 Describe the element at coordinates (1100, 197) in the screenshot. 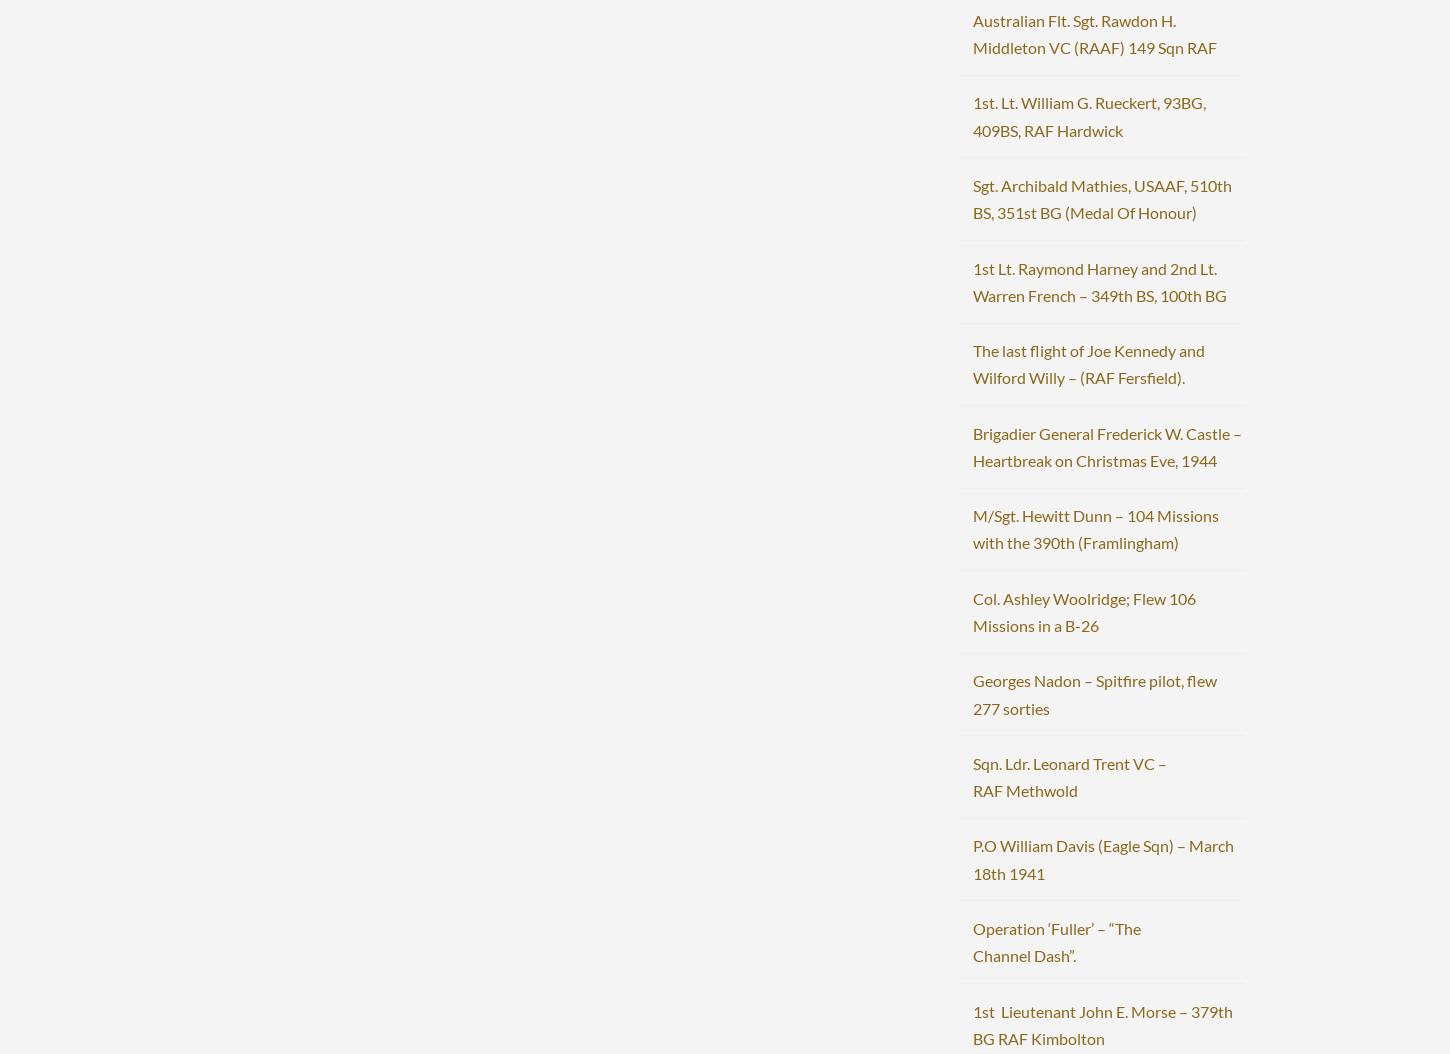

I see `'Sgt. Archibald Mathies, USAAF, 510th BS, 351st BG (Medal Of Honour)'` at that location.